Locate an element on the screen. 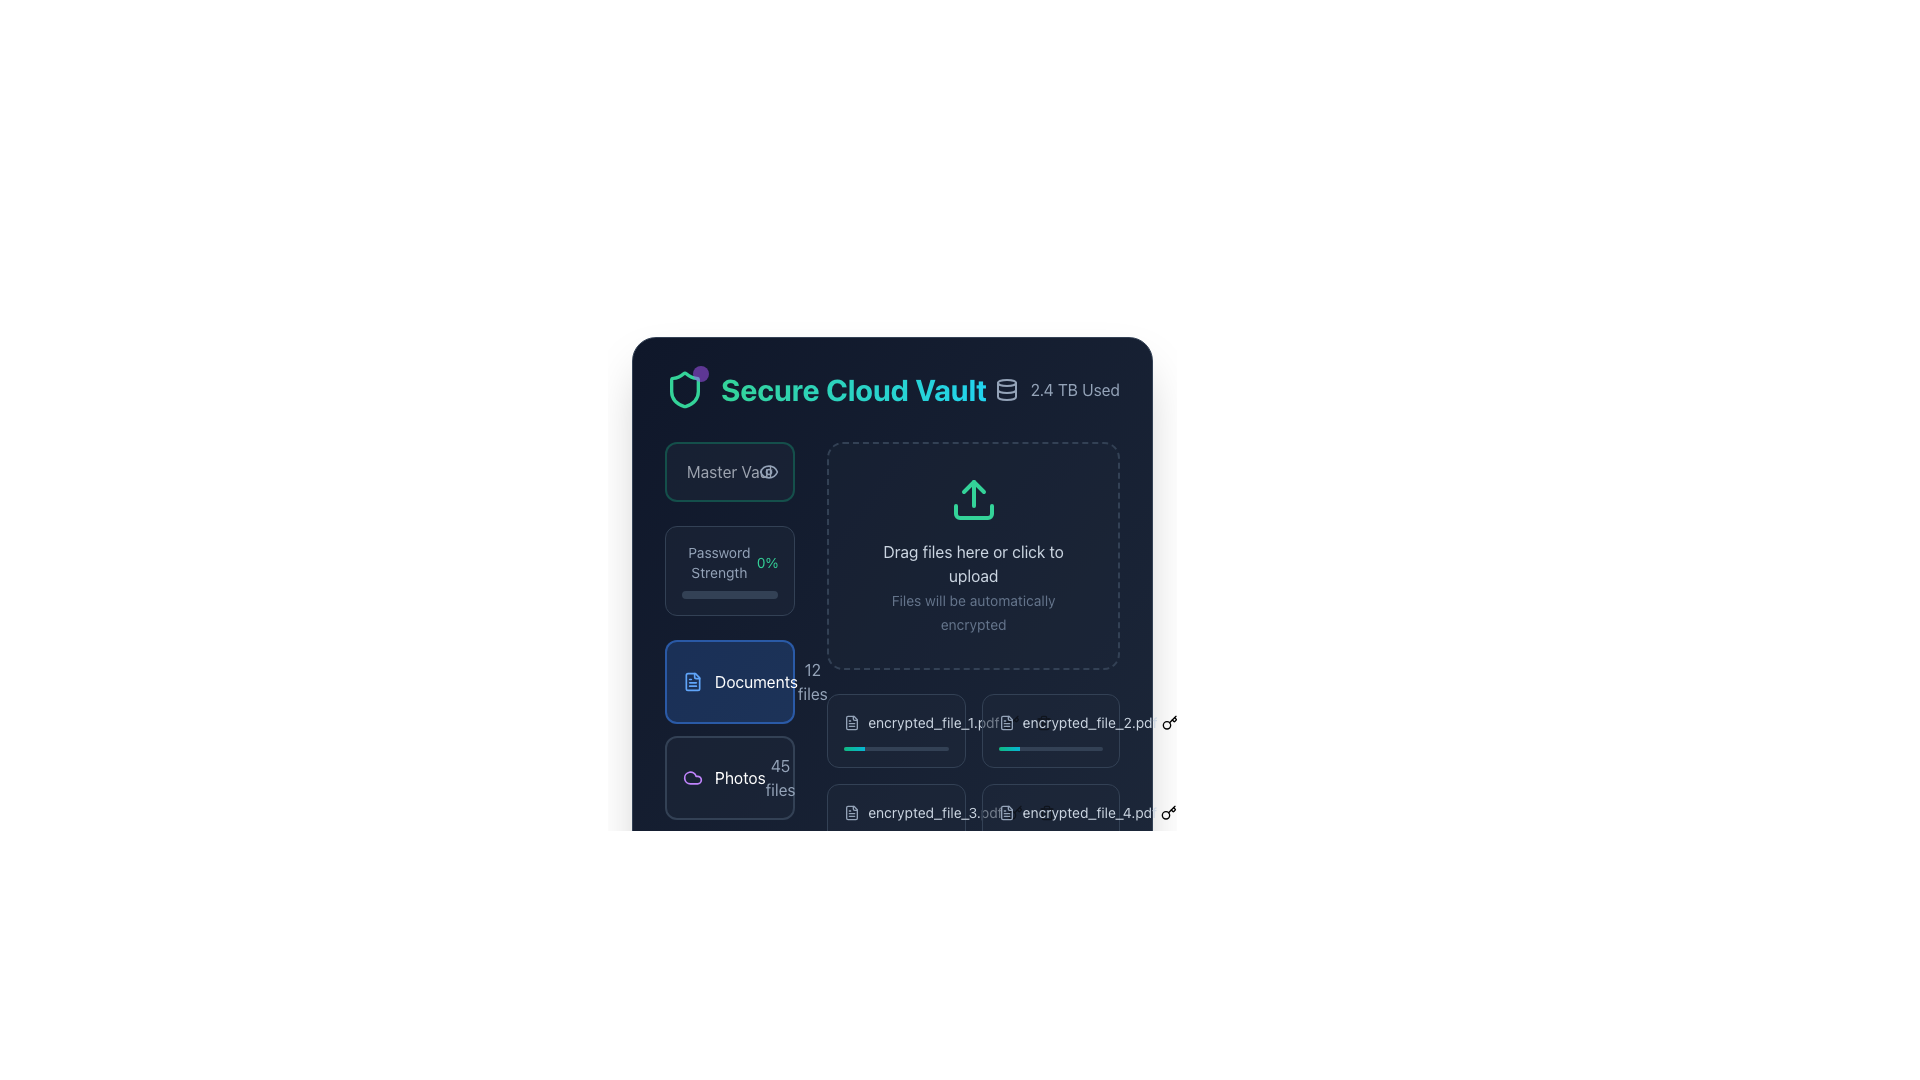 This screenshot has height=1080, width=1920. the file listing entry for 'encrypted_file_4.pdf' is located at coordinates (1049, 813).